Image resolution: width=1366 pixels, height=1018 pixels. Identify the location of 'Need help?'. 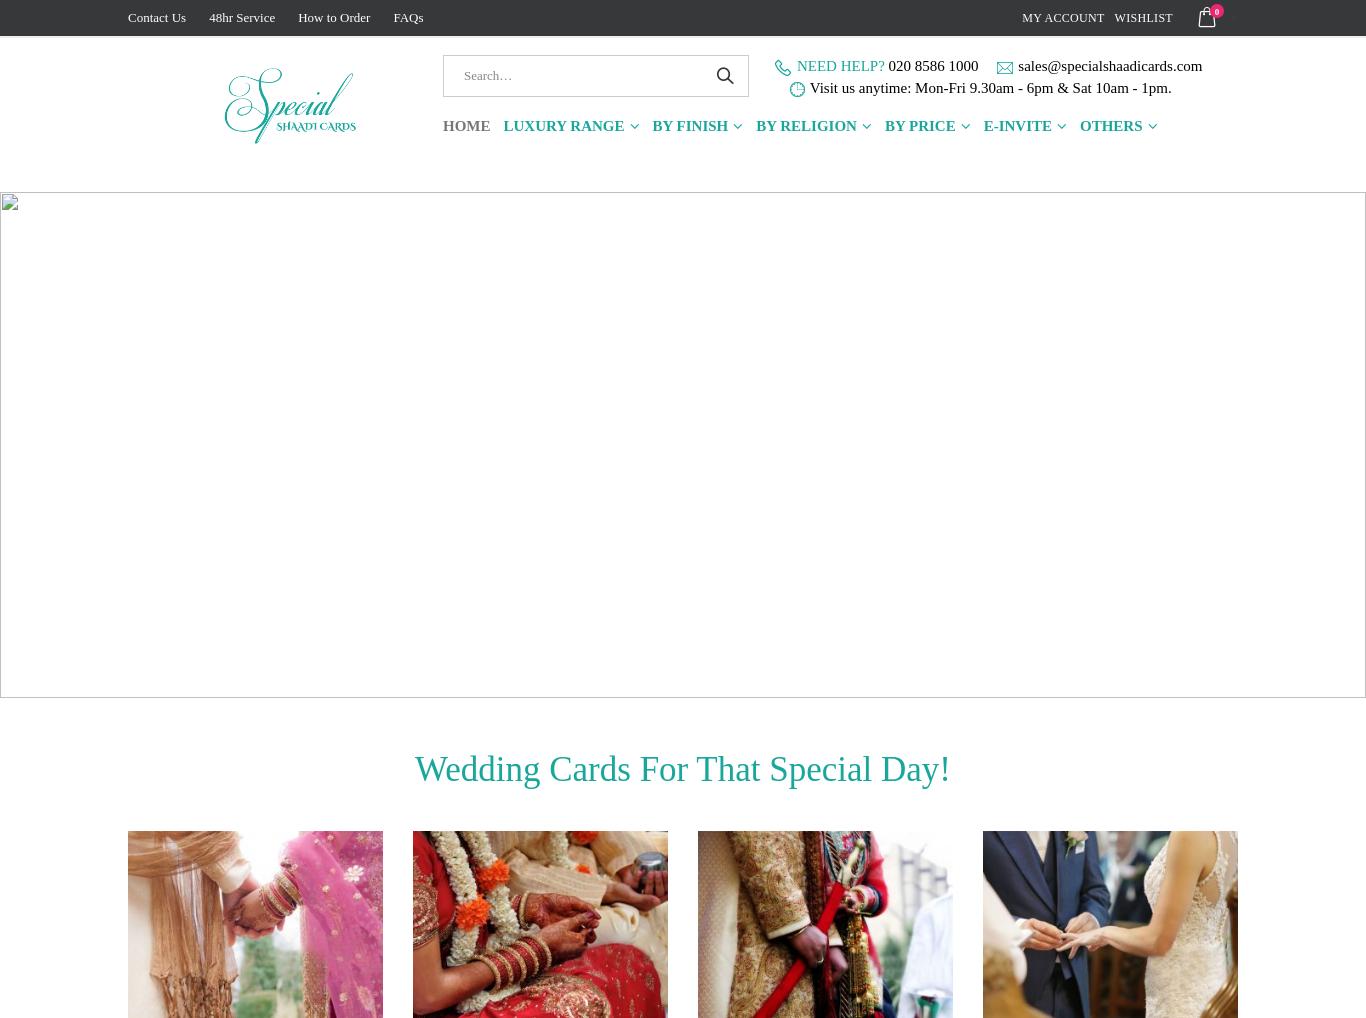
(795, 65).